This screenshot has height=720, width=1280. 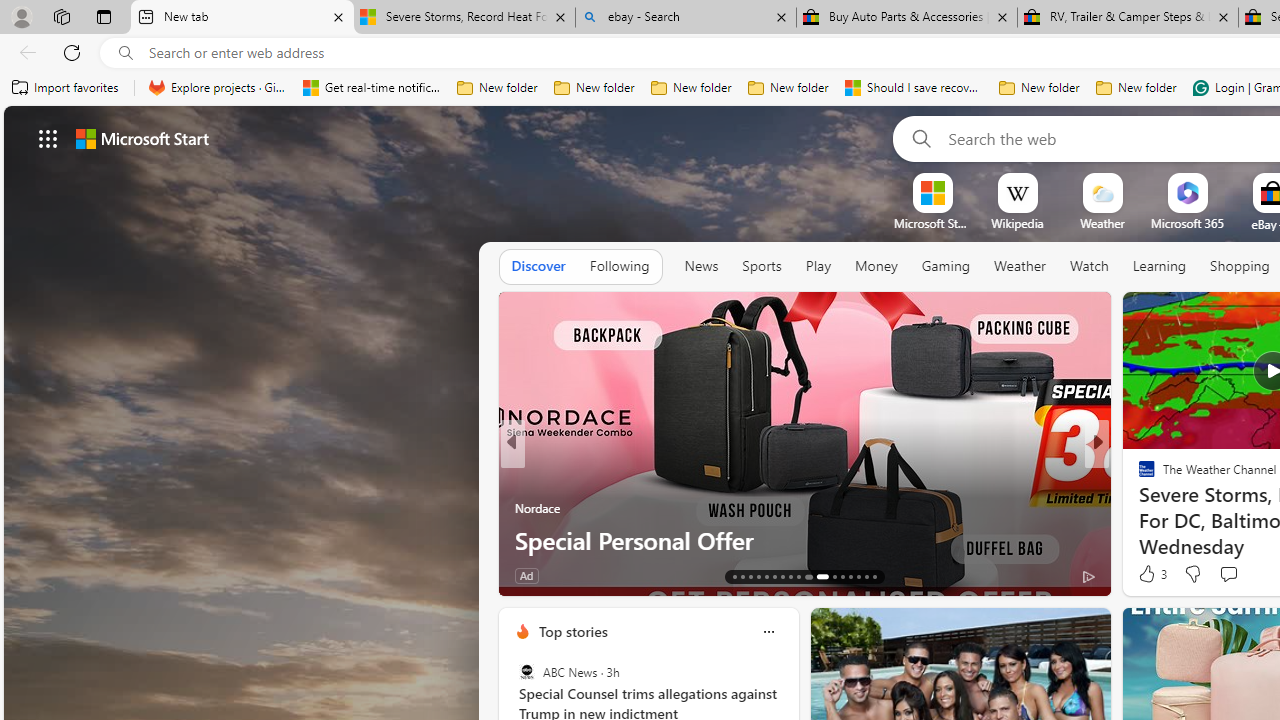 What do you see at coordinates (742, 577) in the screenshot?
I see `'AutomationID: tab-14'` at bounding box center [742, 577].